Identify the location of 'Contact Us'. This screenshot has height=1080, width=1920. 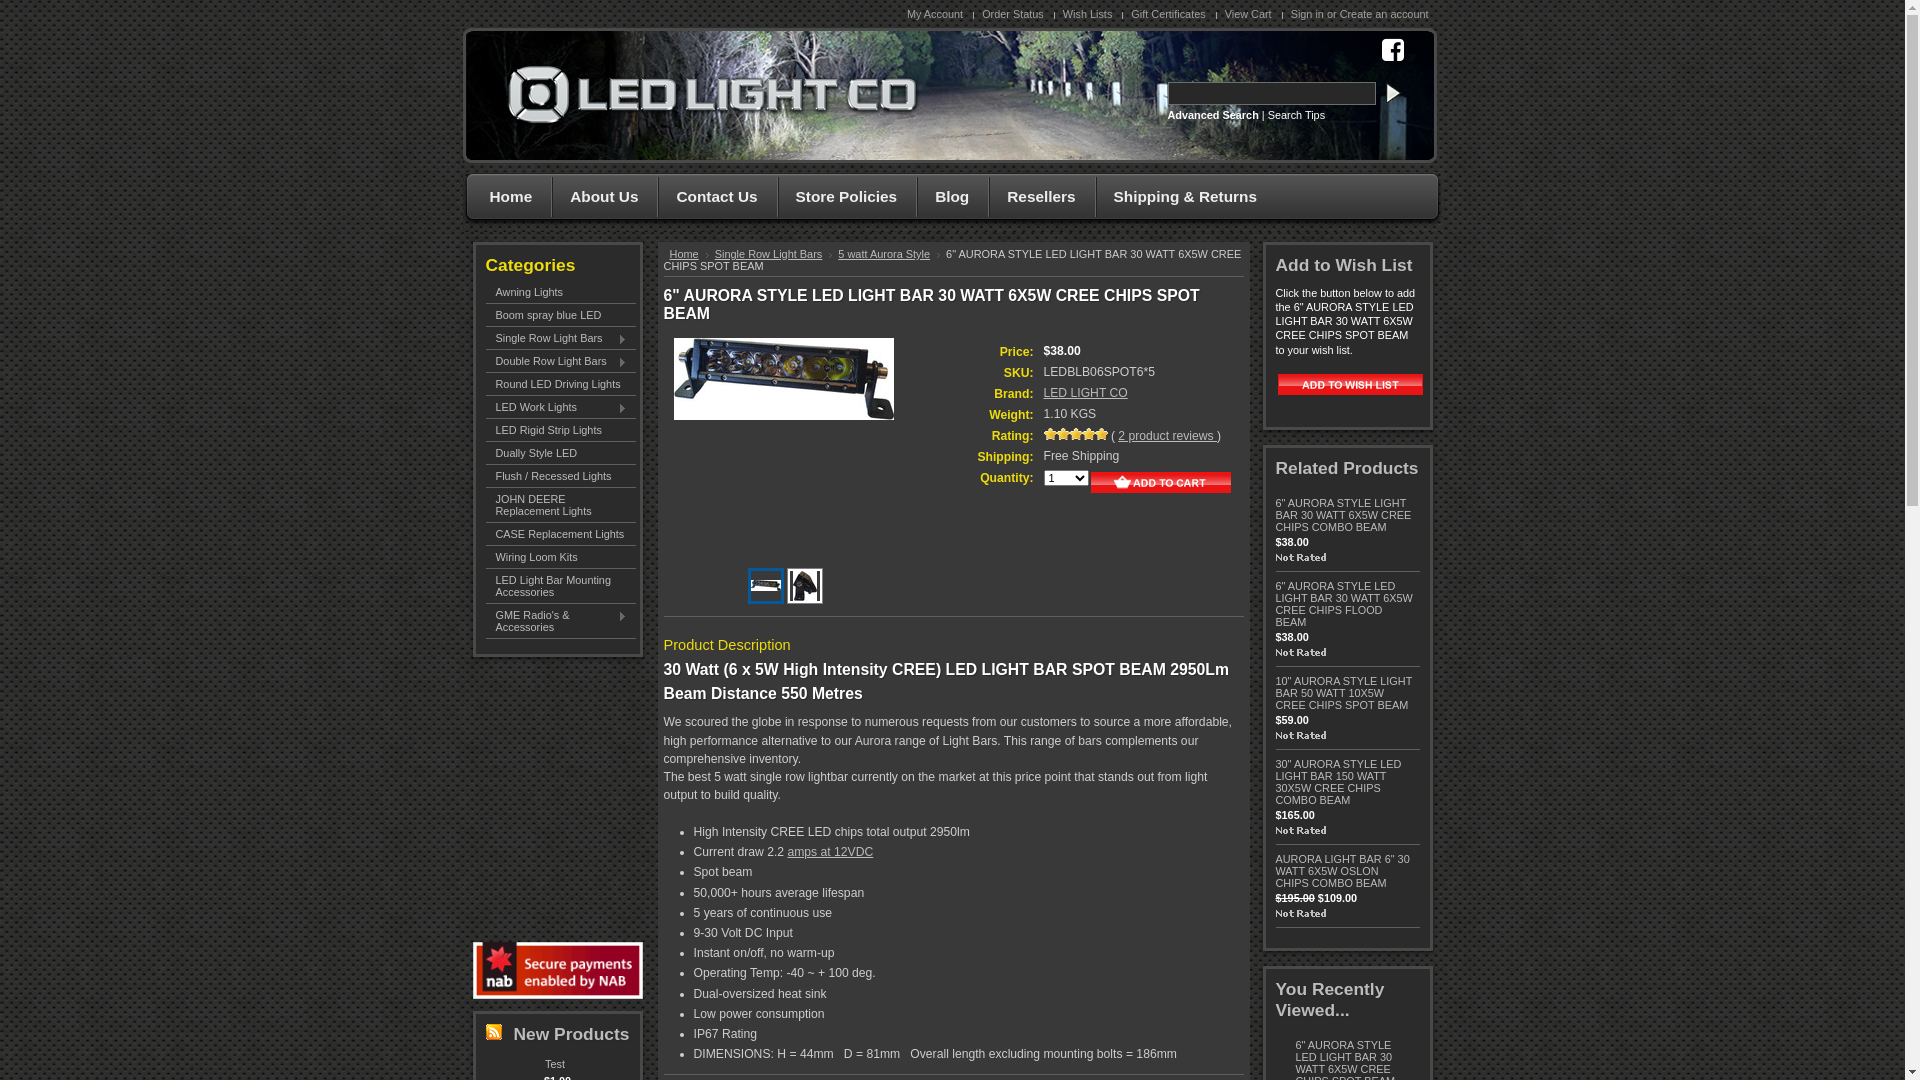
(711, 198).